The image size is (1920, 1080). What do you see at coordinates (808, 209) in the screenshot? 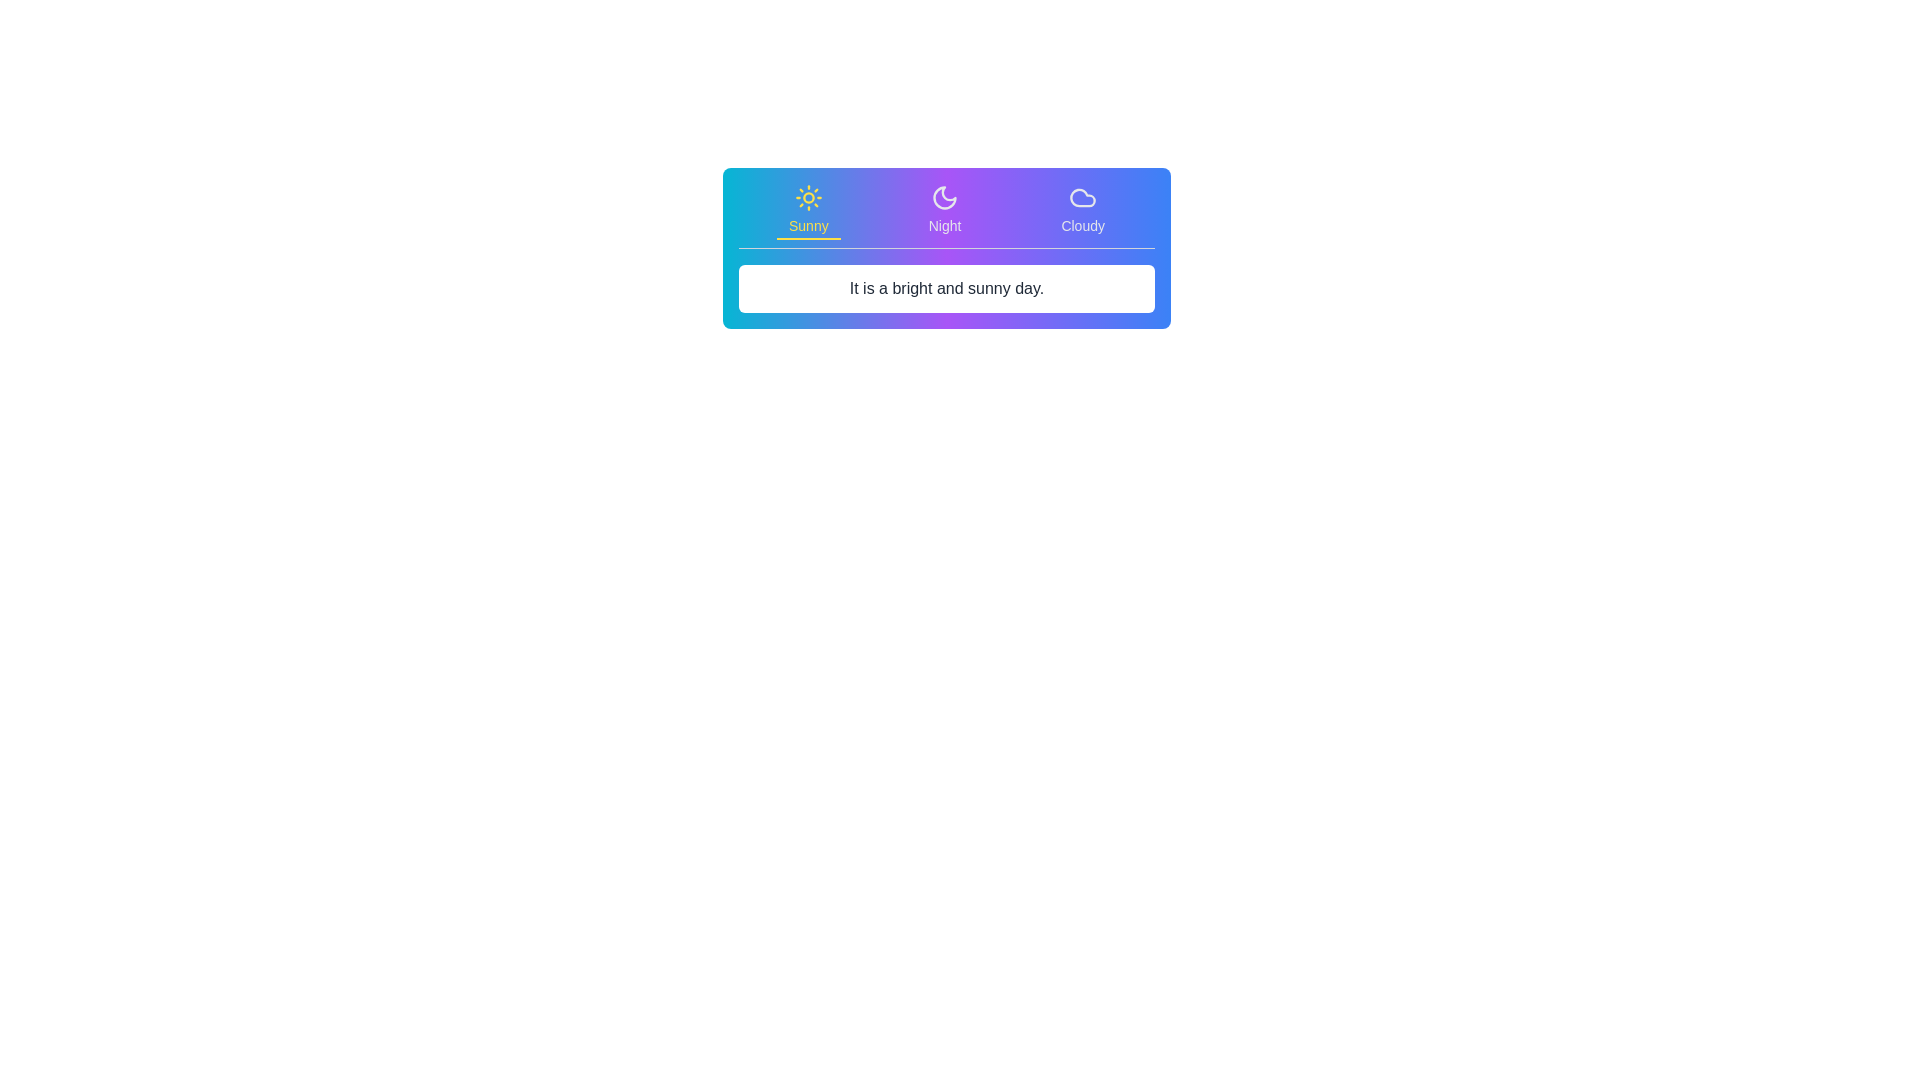
I see `the 'Sunny' button, which features a yellow sun icon and the text 'Sunny' in yellow on a gradient blue background` at bounding box center [808, 209].